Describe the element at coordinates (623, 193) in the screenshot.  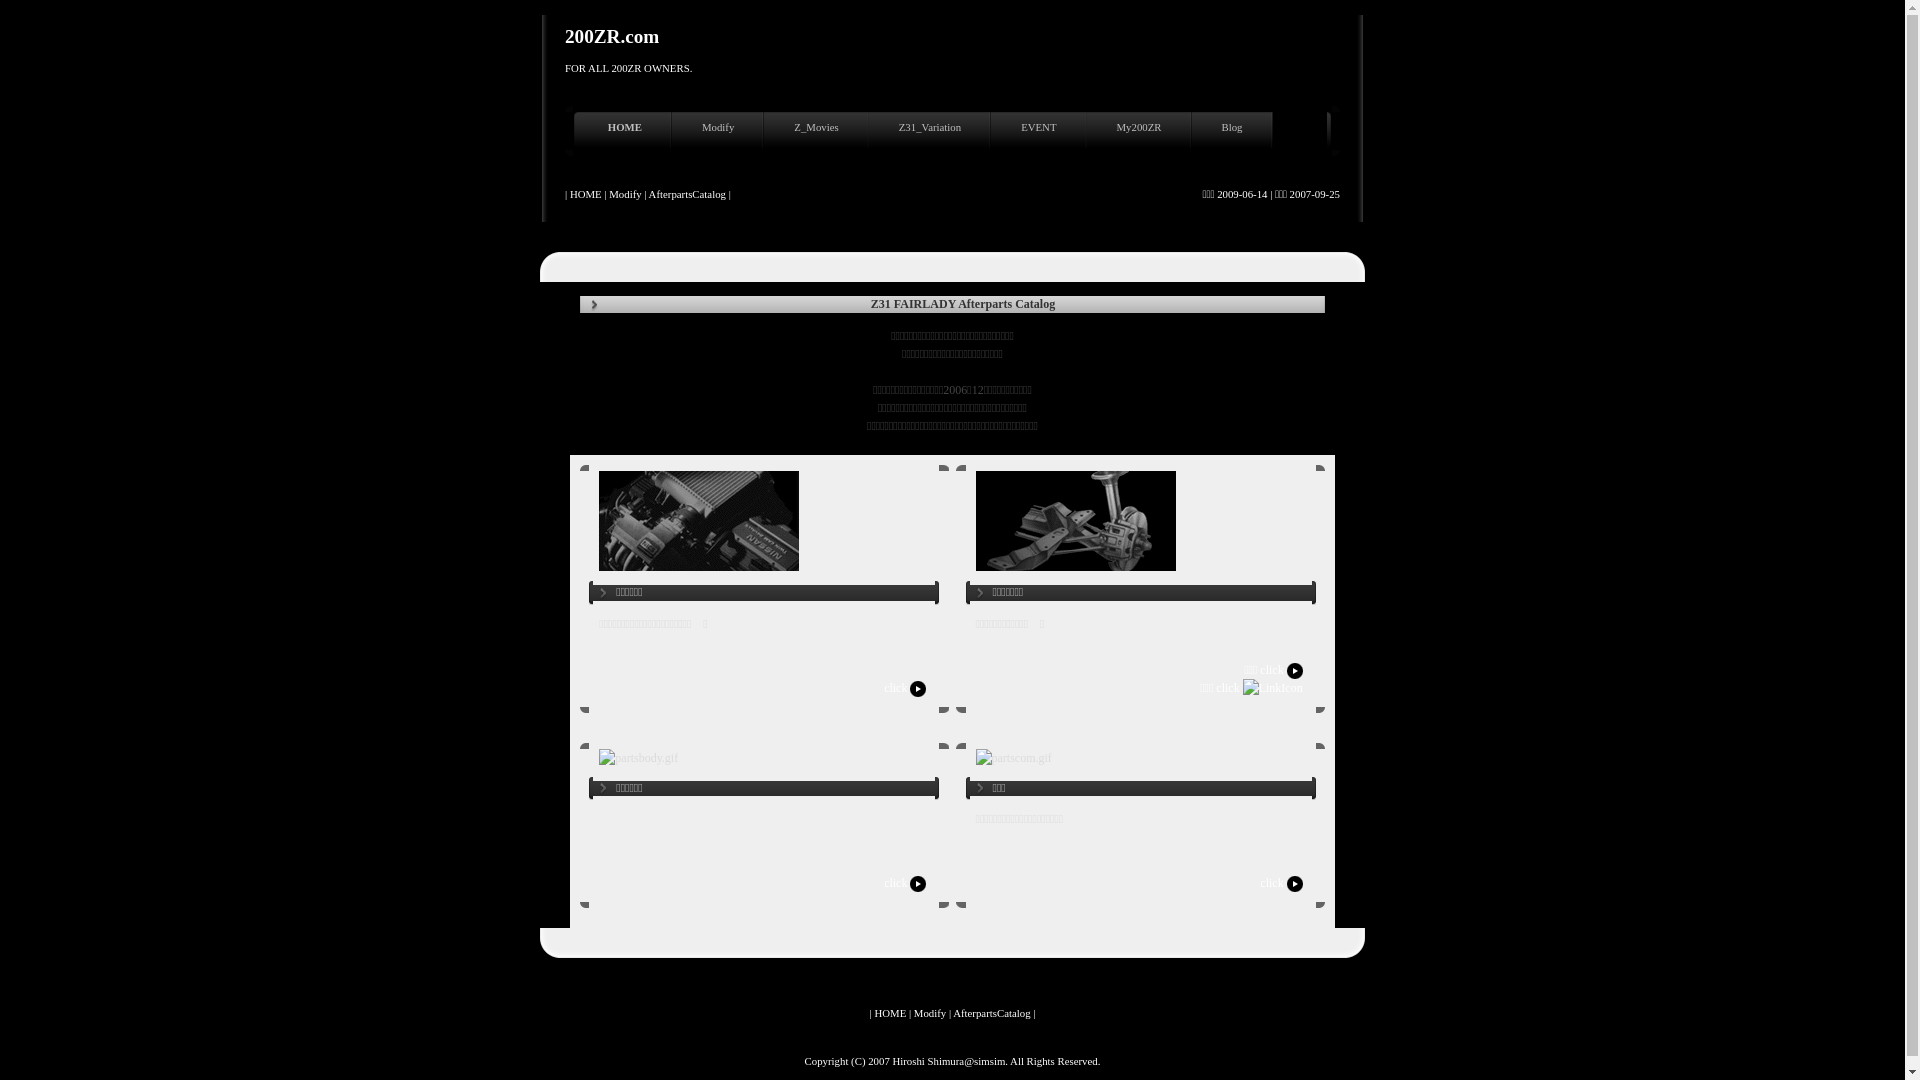
I see `'Modify'` at that location.